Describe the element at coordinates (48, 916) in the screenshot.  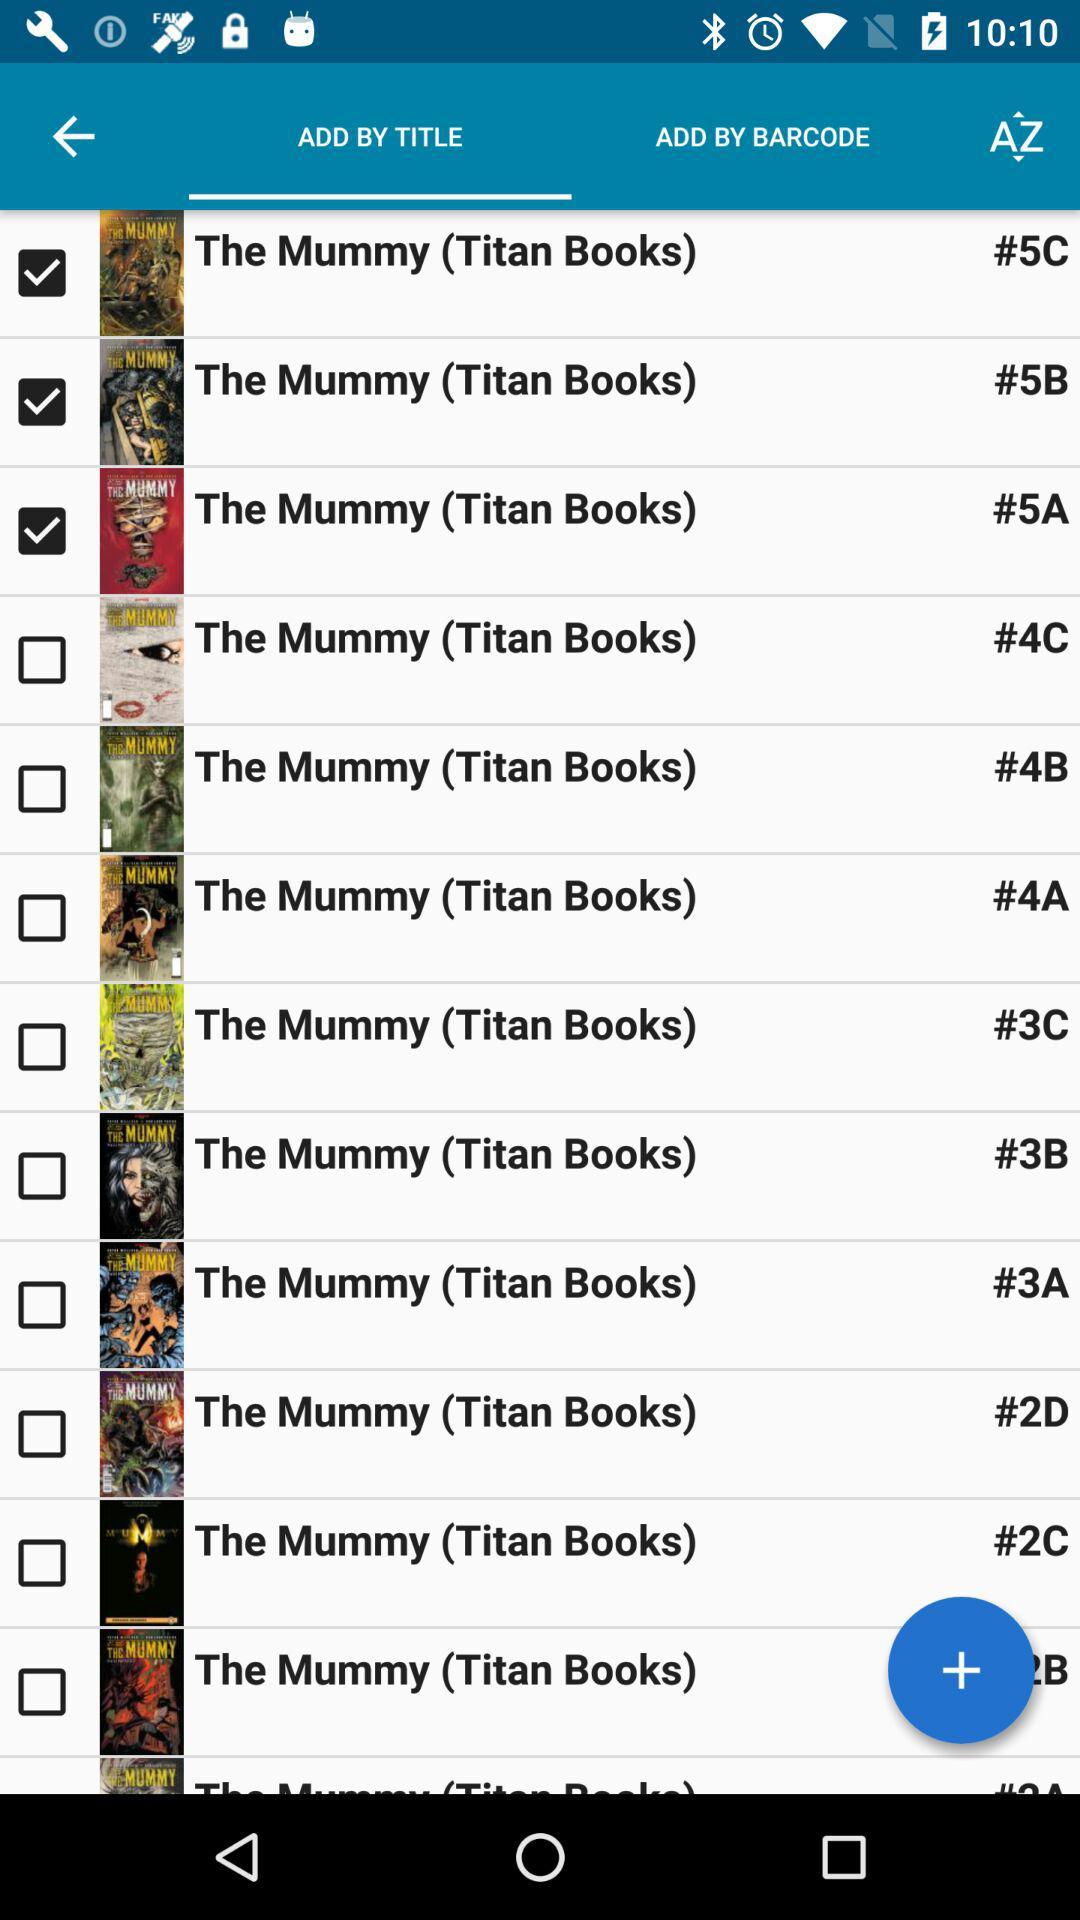
I see `adds book` at that location.